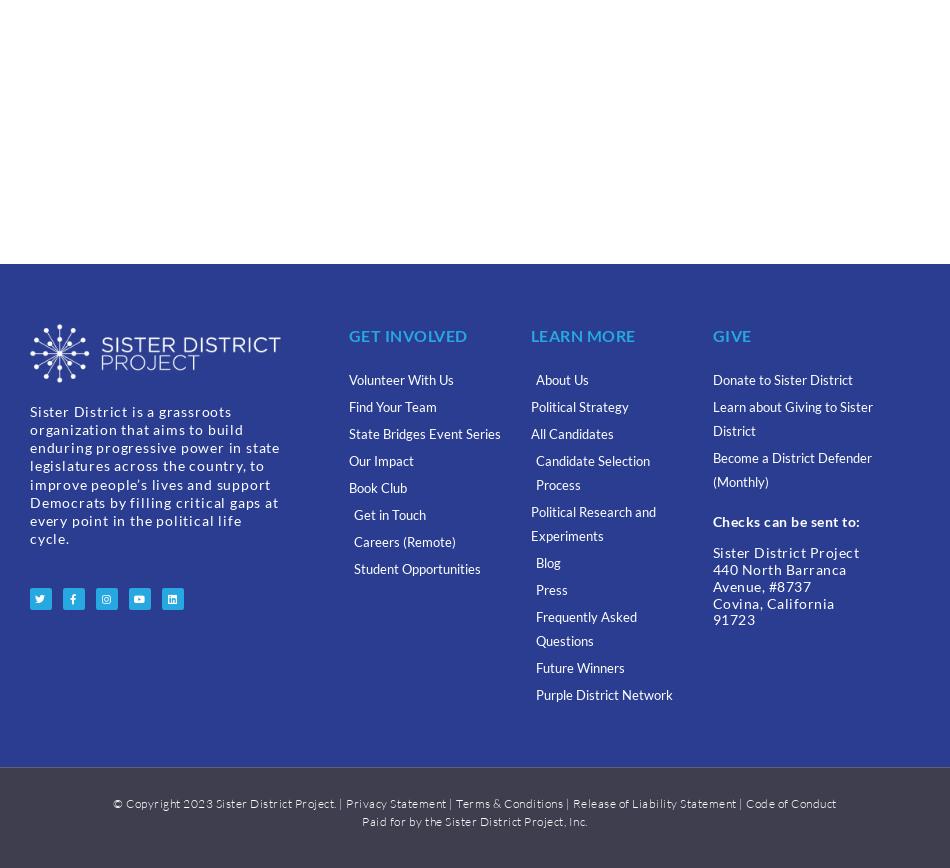 This screenshot has height=868, width=950. What do you see at coordinates (579, 668) in the screenshot?
I see `'Future Winners'` at bounding box center [579, 668].